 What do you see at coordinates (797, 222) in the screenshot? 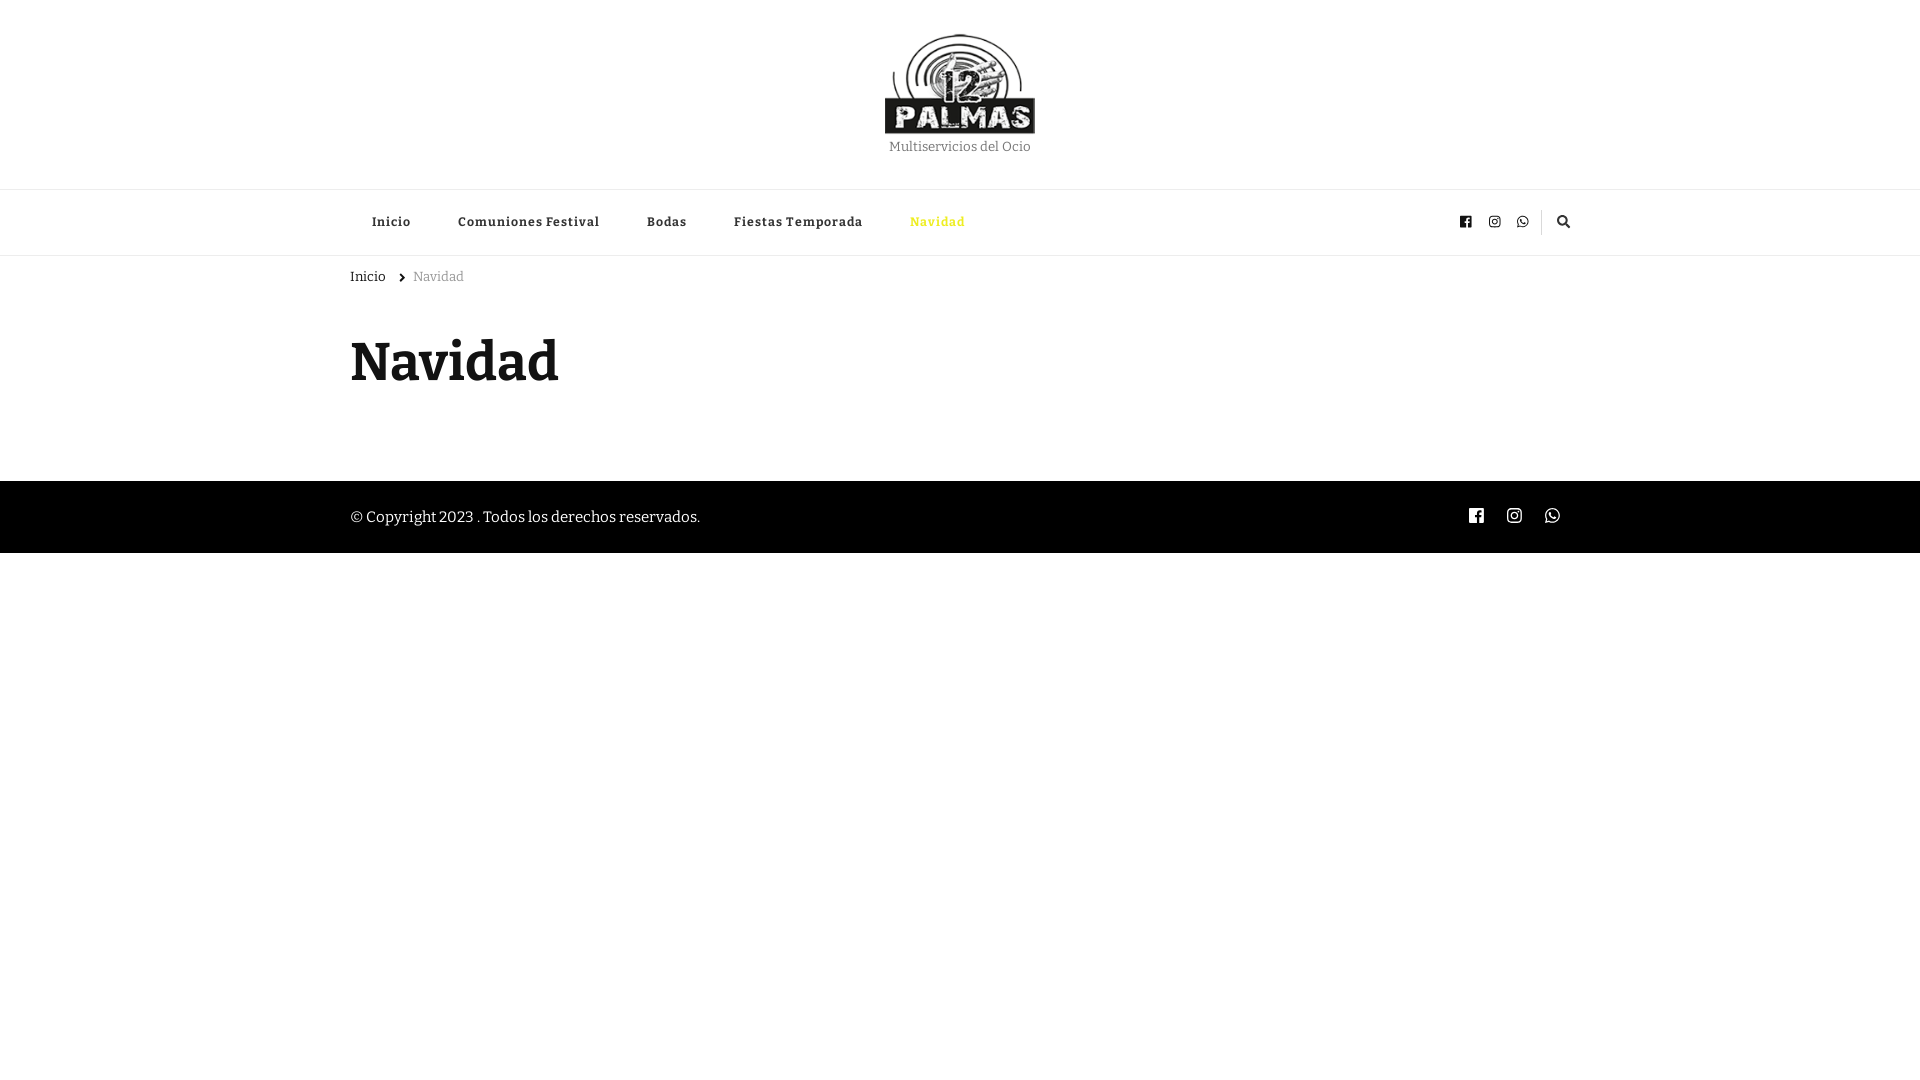
I see `'Fiestas Temporada'` at bounding box center [797, 222].